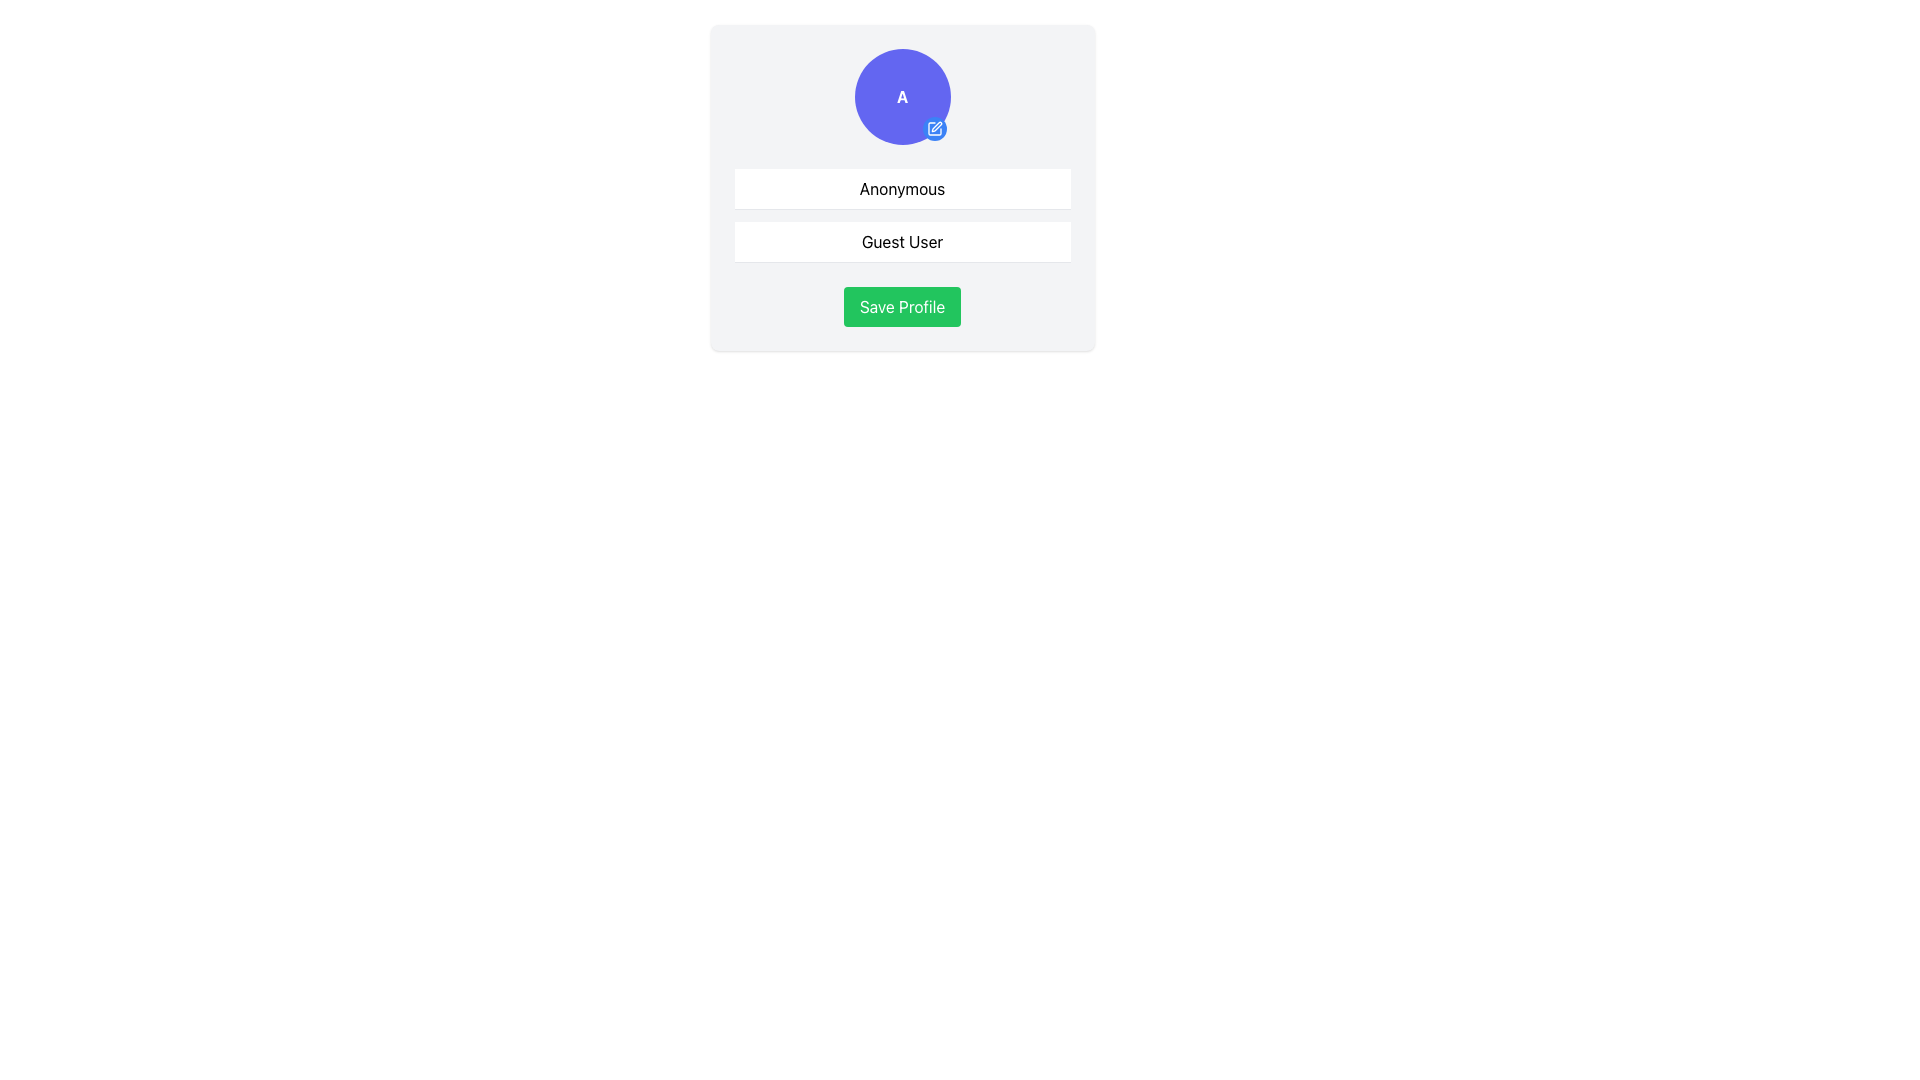 This screenshot has height=1080, width=1920. I want to click on the save or submit button located centrally below the text input fields titled 'Anonymous' and 'Guest User', so click(901, 307).